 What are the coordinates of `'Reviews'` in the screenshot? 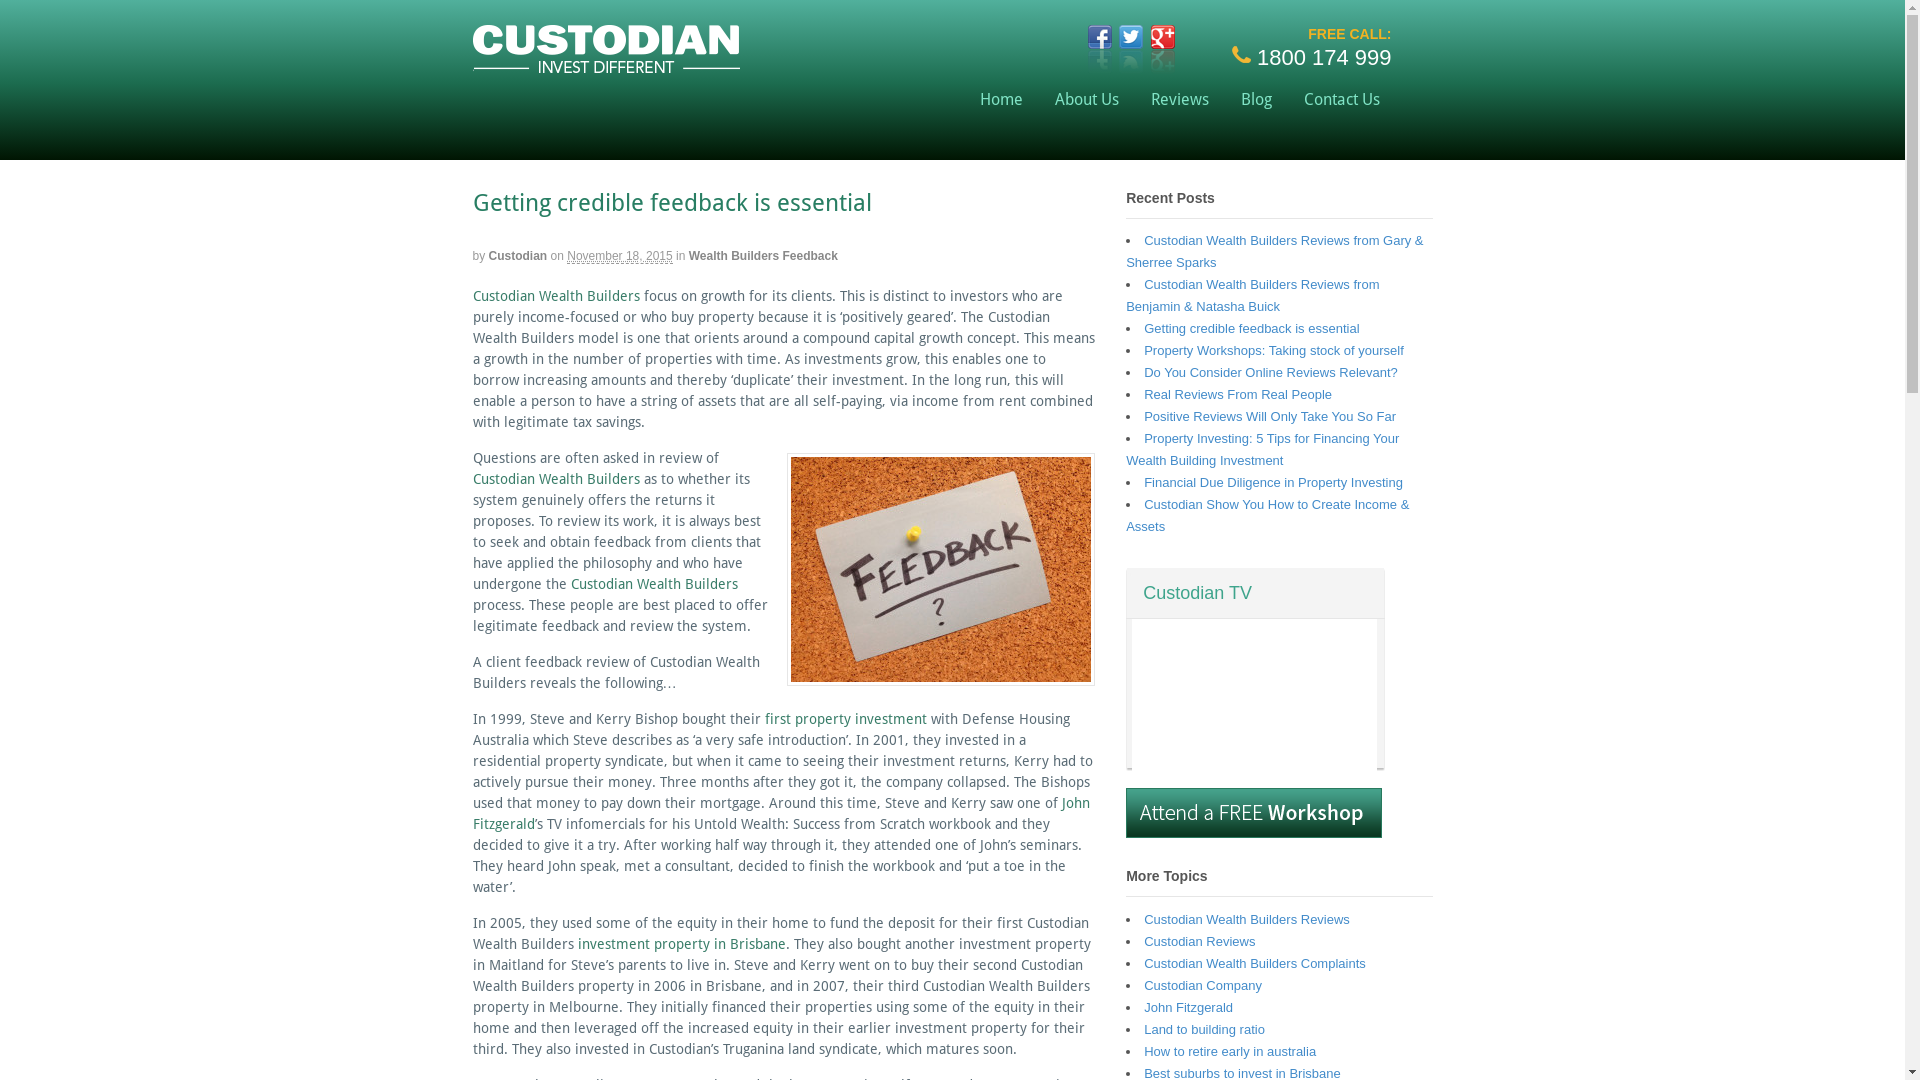 It's located at (1134, 99).